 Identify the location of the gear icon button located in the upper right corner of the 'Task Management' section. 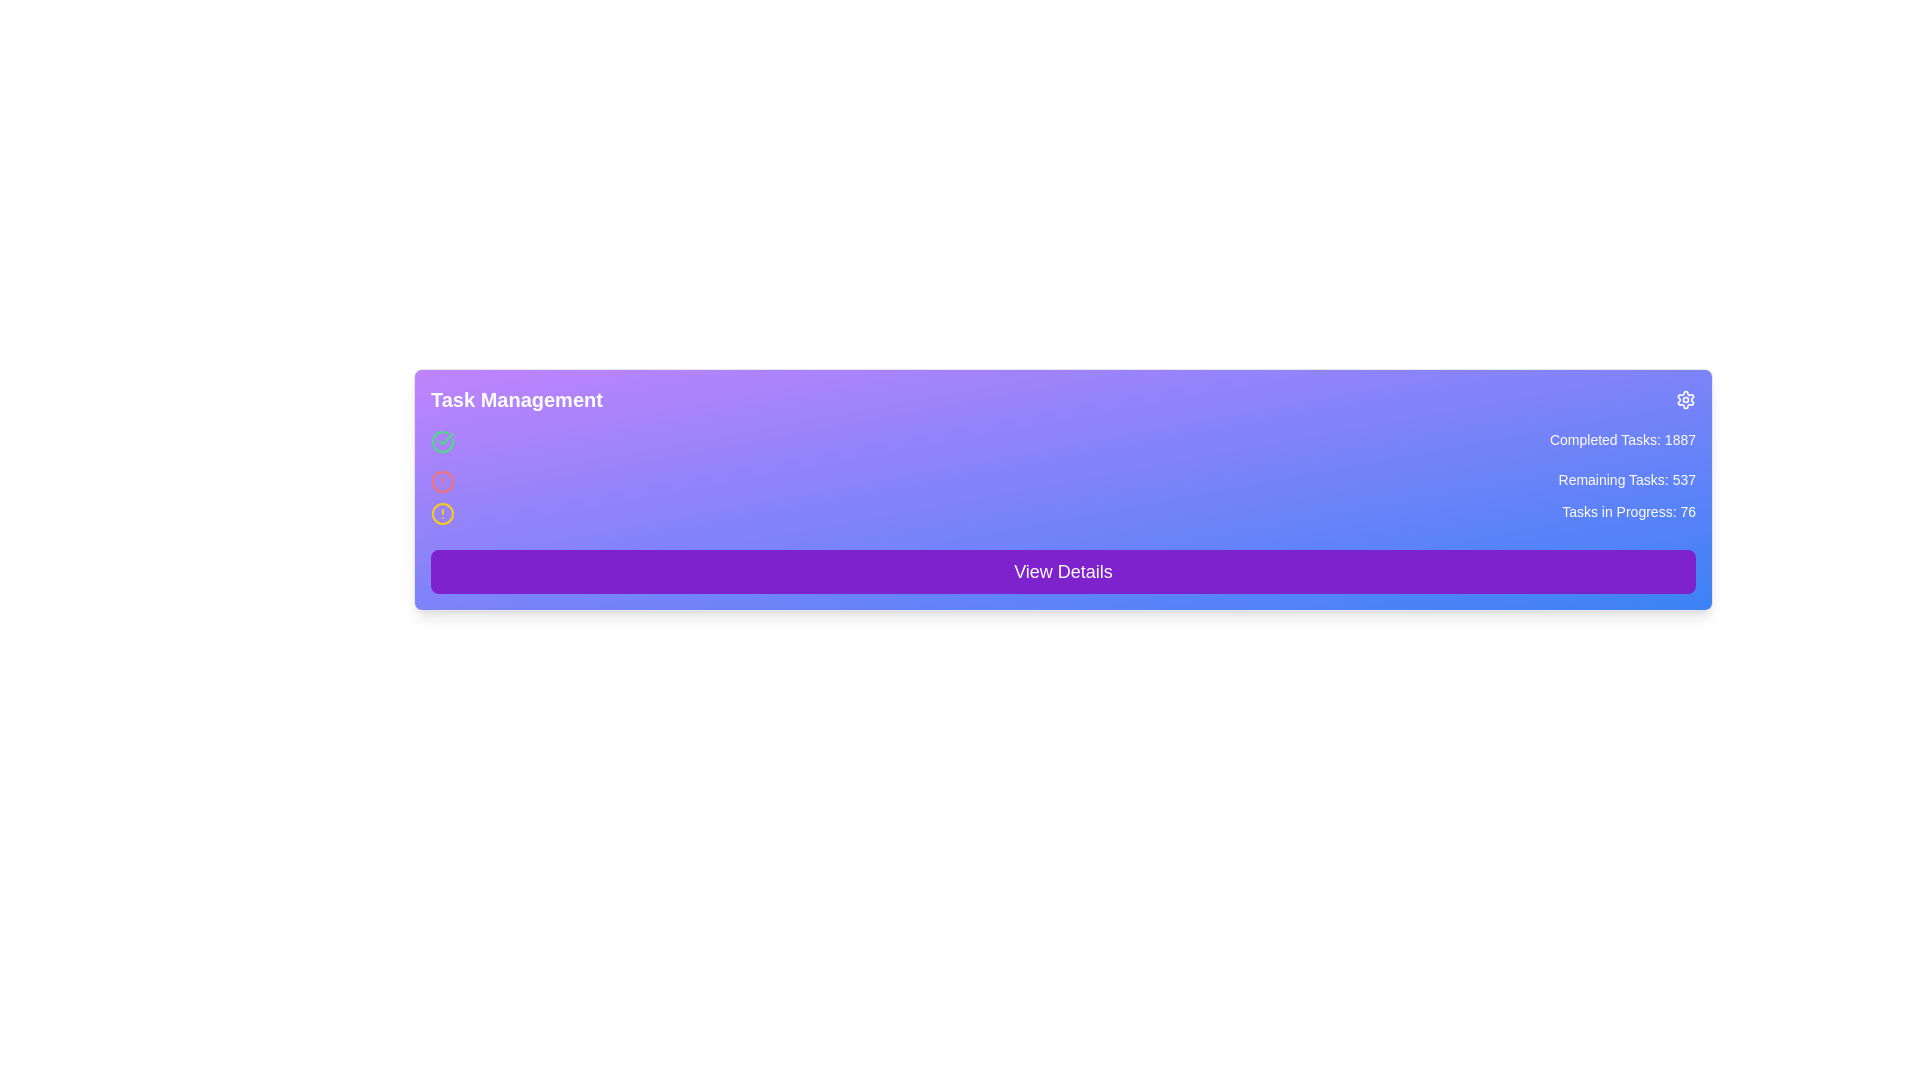
(1684, 400).